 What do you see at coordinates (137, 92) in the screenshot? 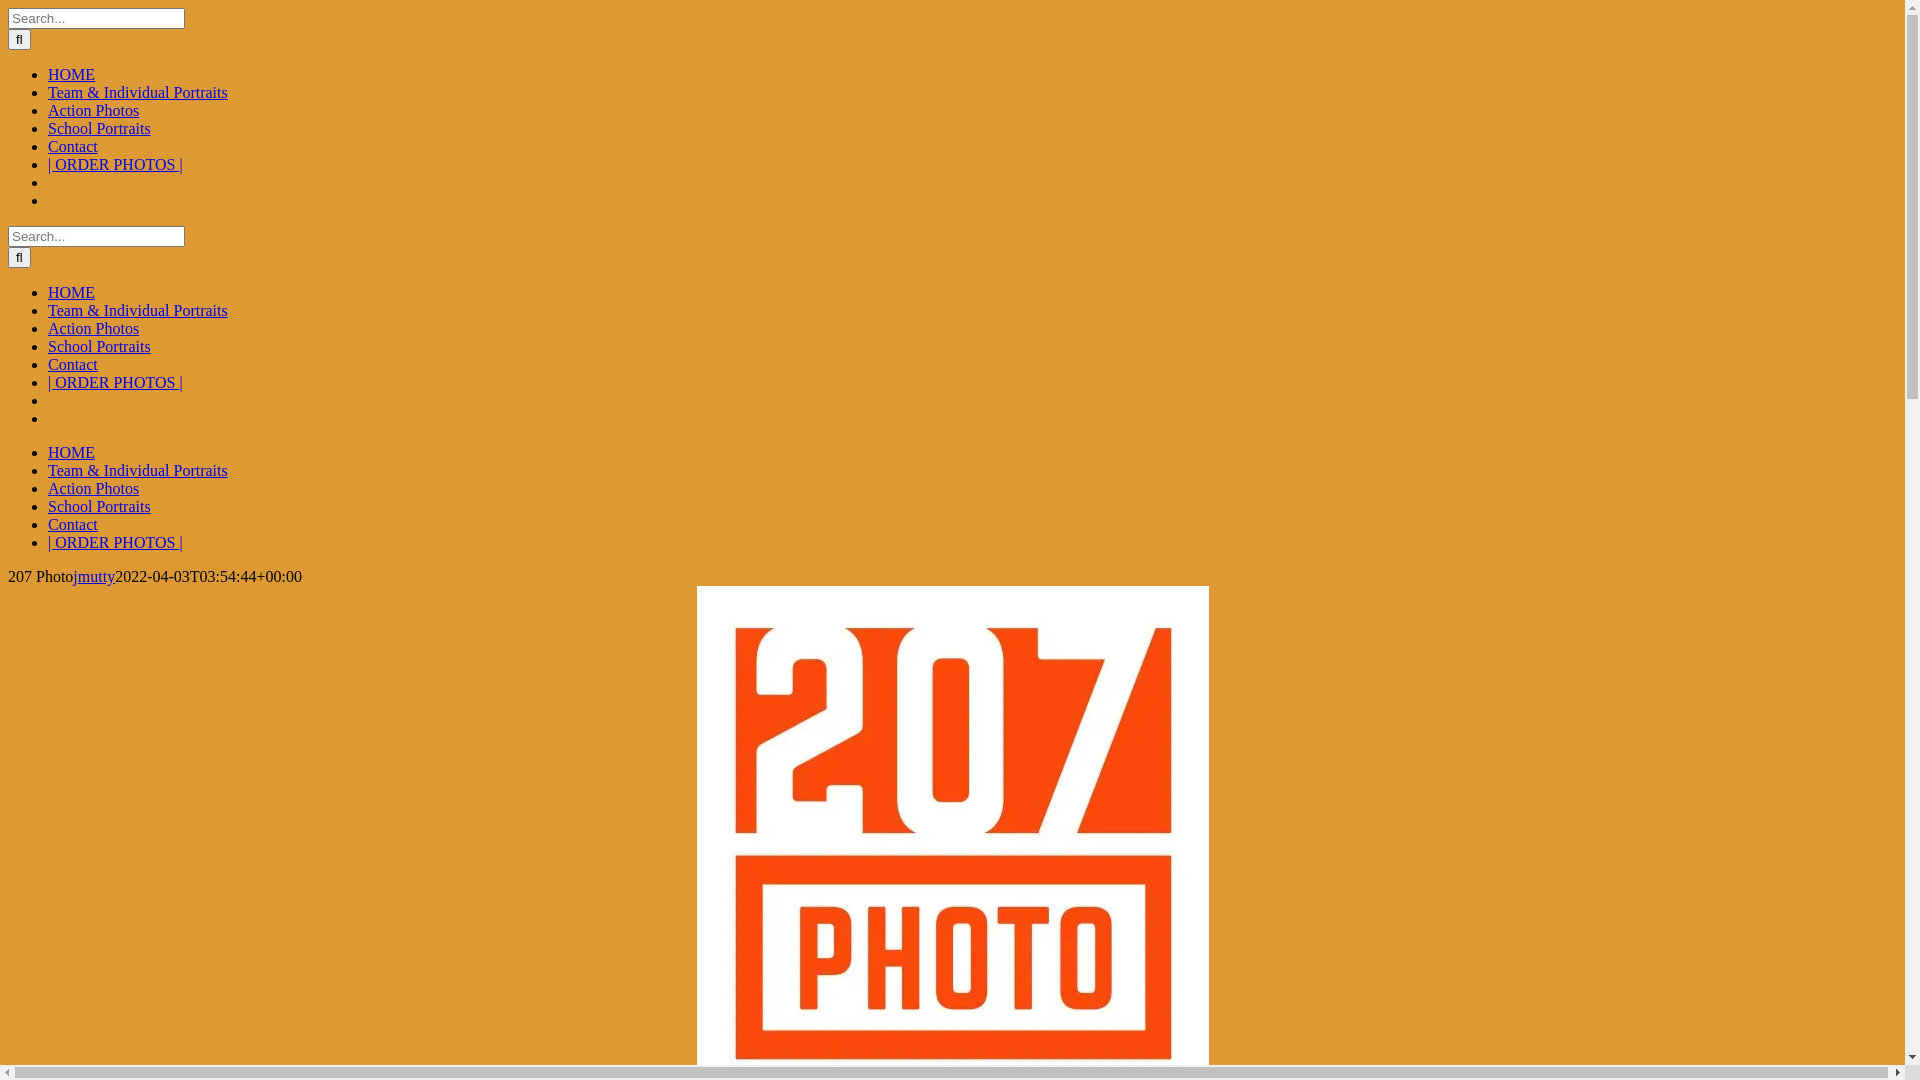
I see `'Team & Individual Portraits'` at bounding box center [137, 92].